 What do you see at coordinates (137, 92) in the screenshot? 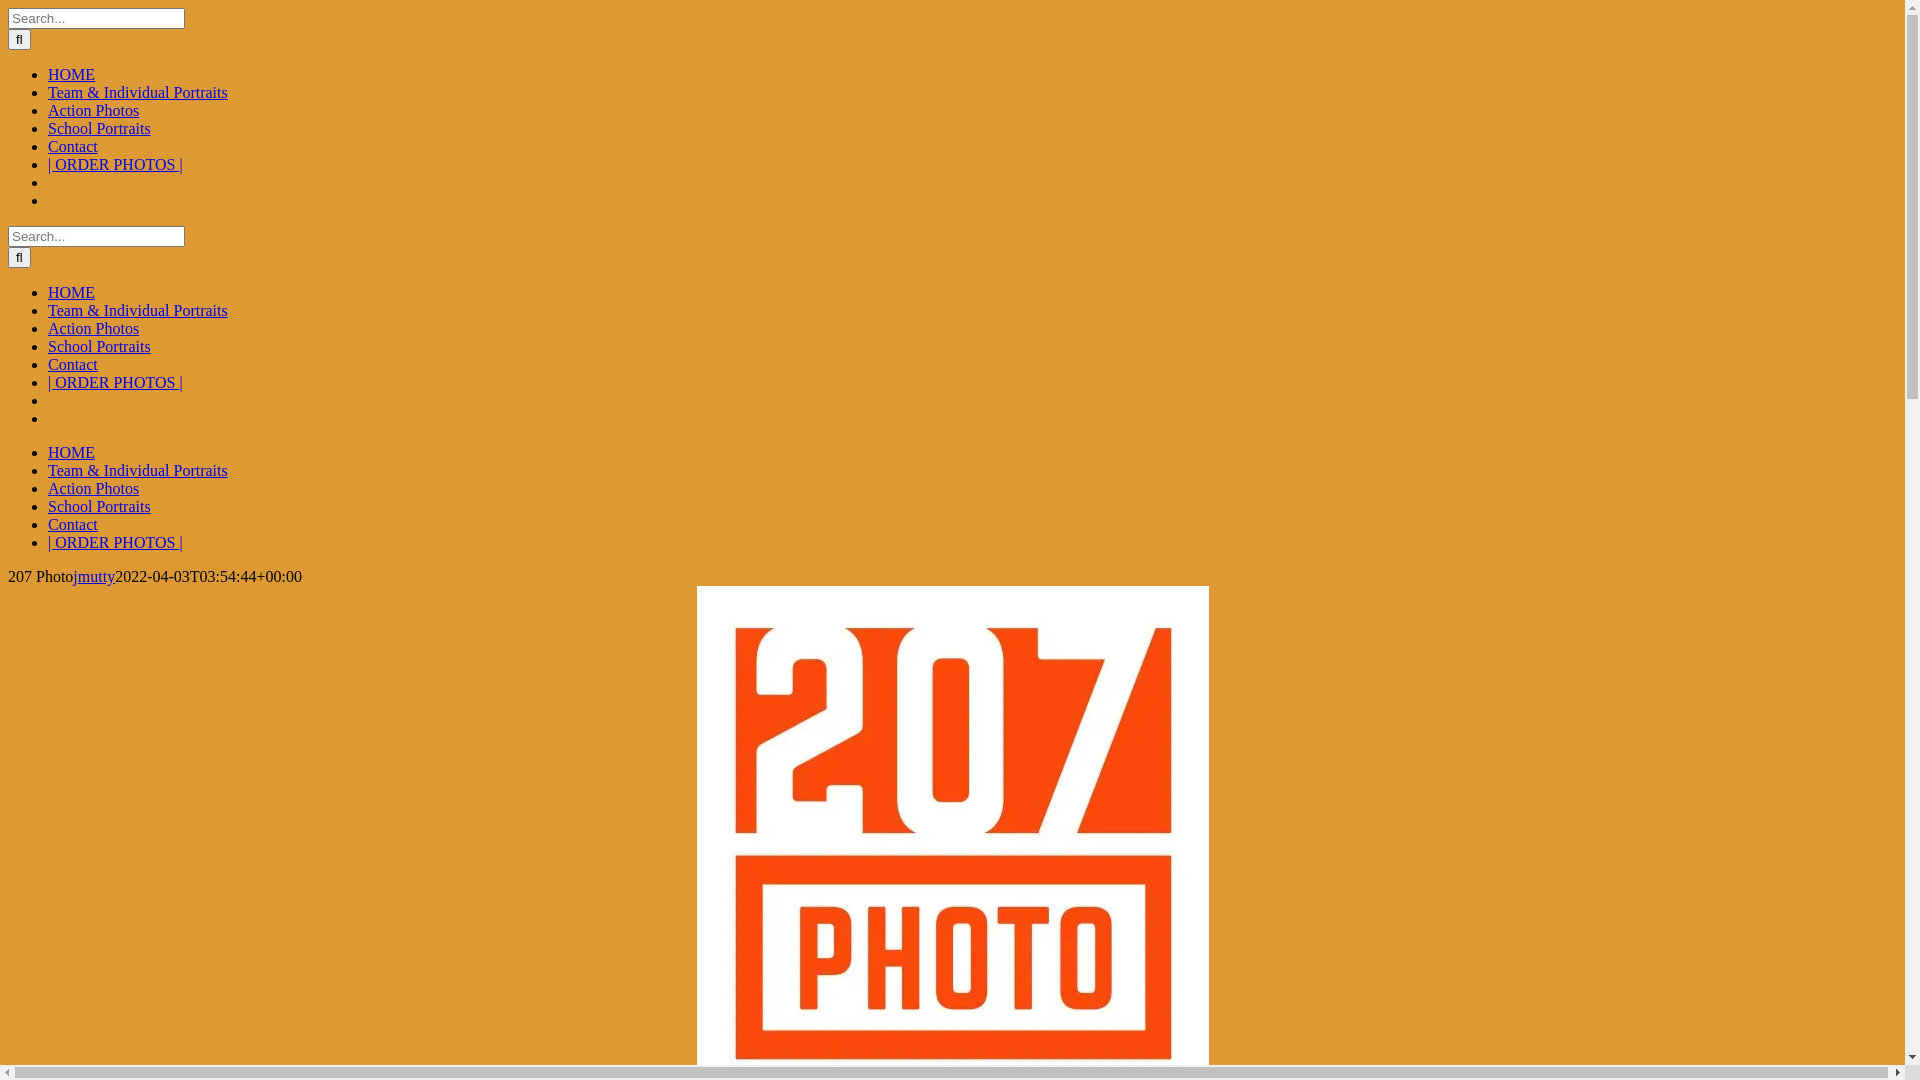
I see `'Team & Individual Portraits'` at bounding box center [137, 92].